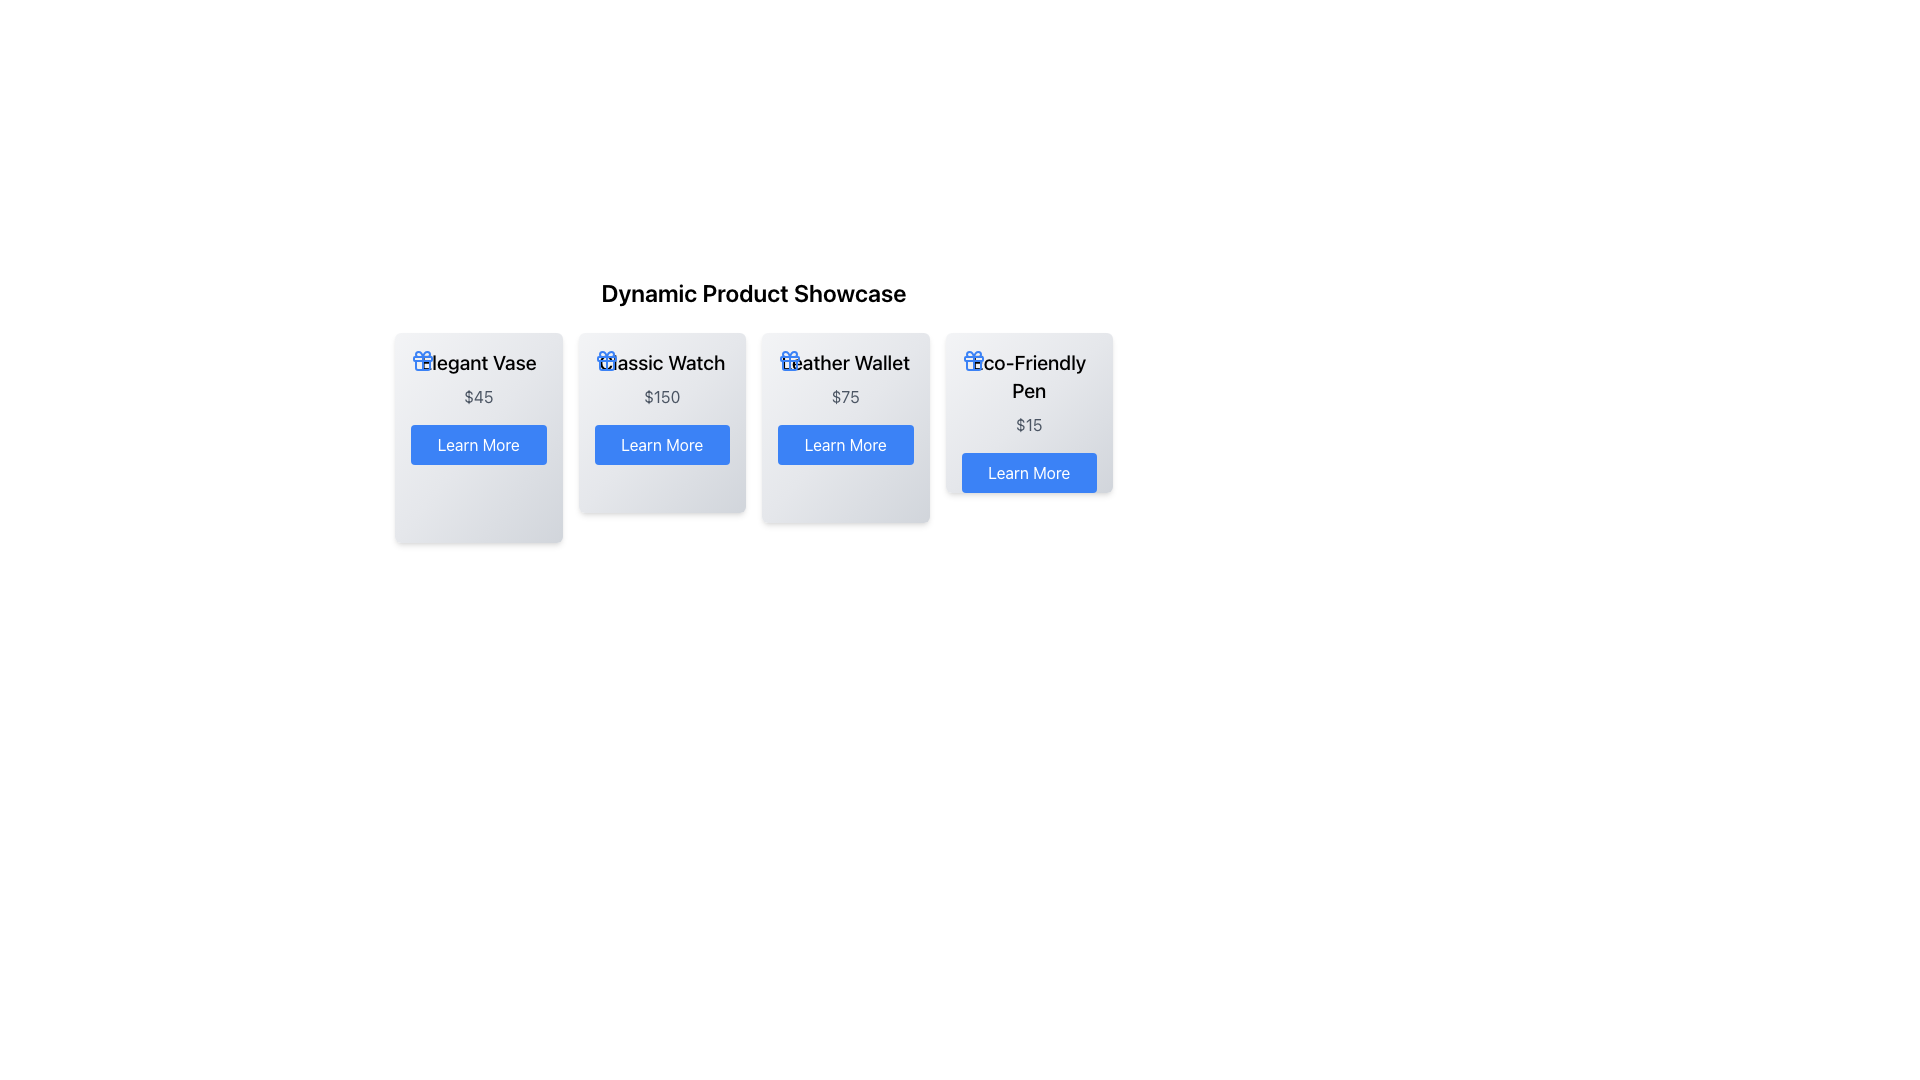 This screenshot has height=1080, width=1920. I want to click on the Static Text Display that shows the price '$150', which is styled with a modern sans-serif font and is located below the product name 'Classic Watch' in the third product card, so click(662, 397).